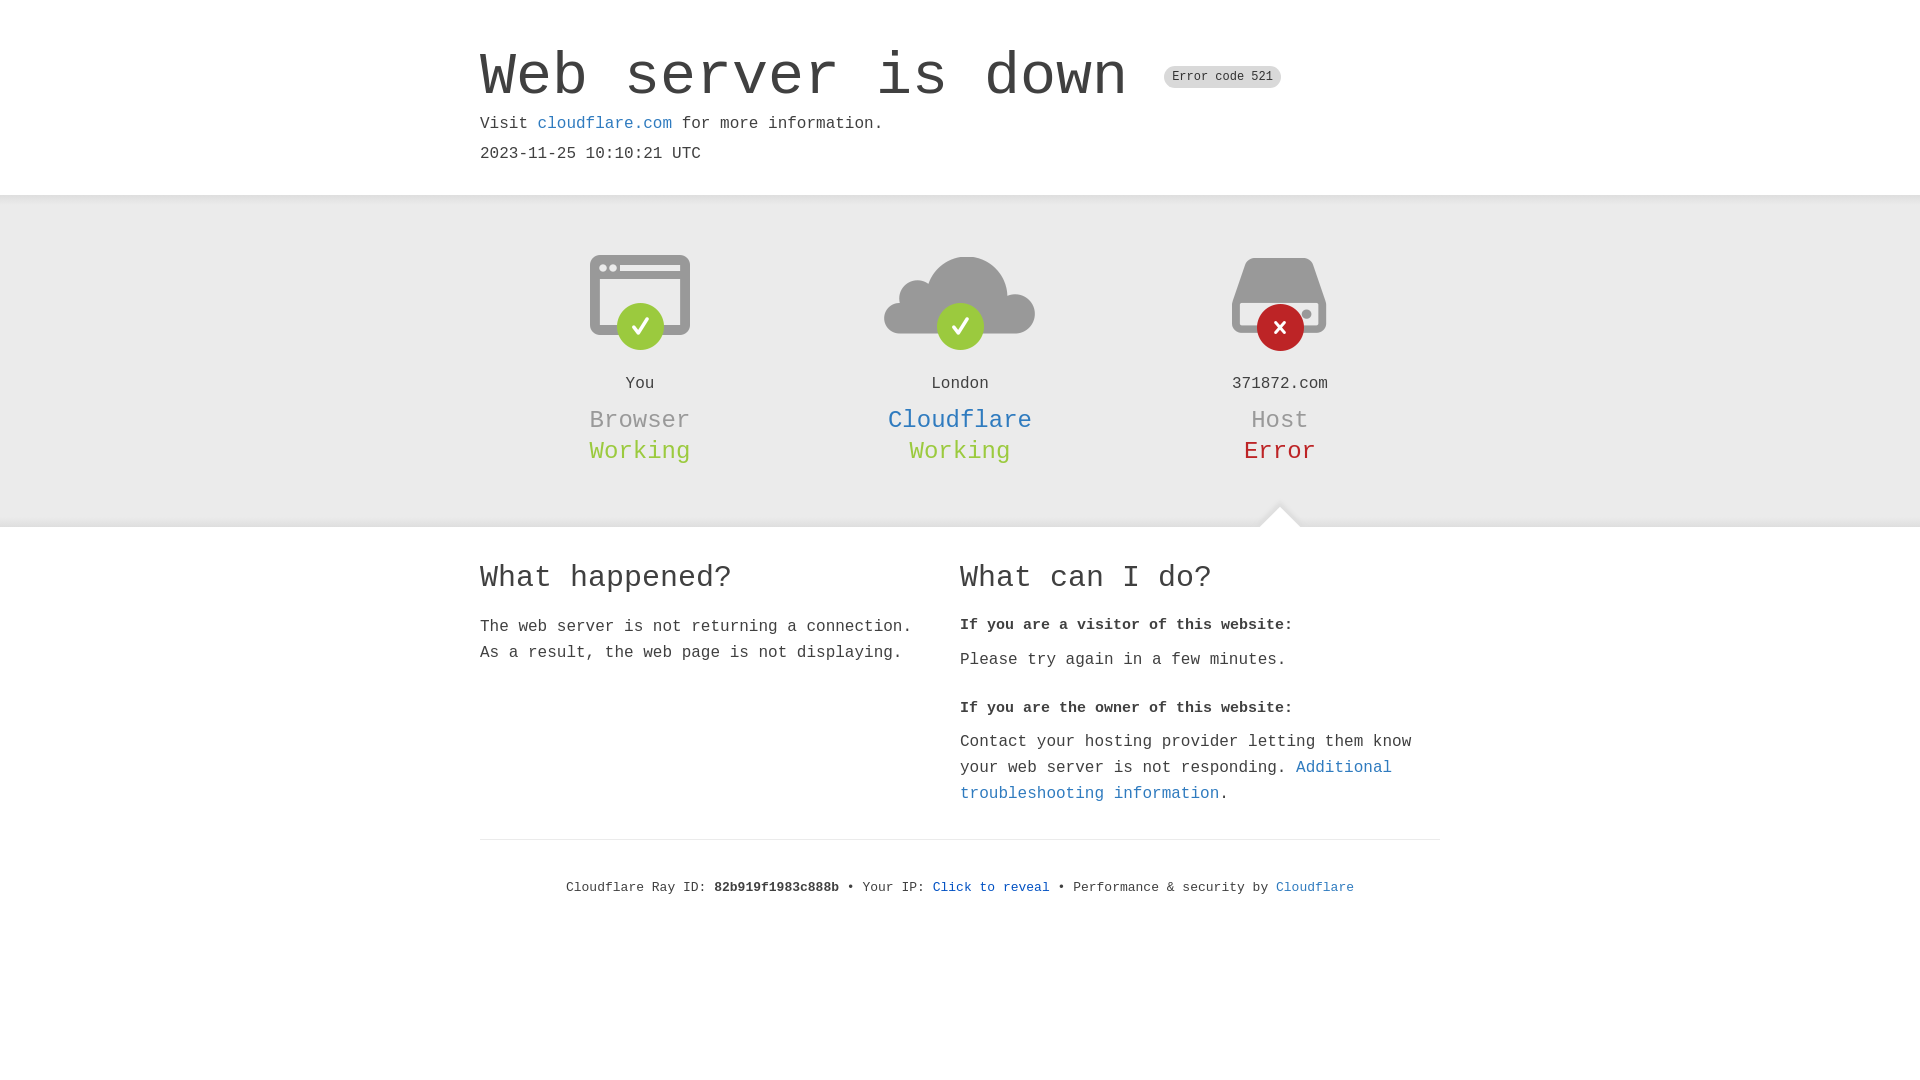  Describe the element at coordinates (960, 419) in the screenshot. I see `'Cloudflare'` at that location.